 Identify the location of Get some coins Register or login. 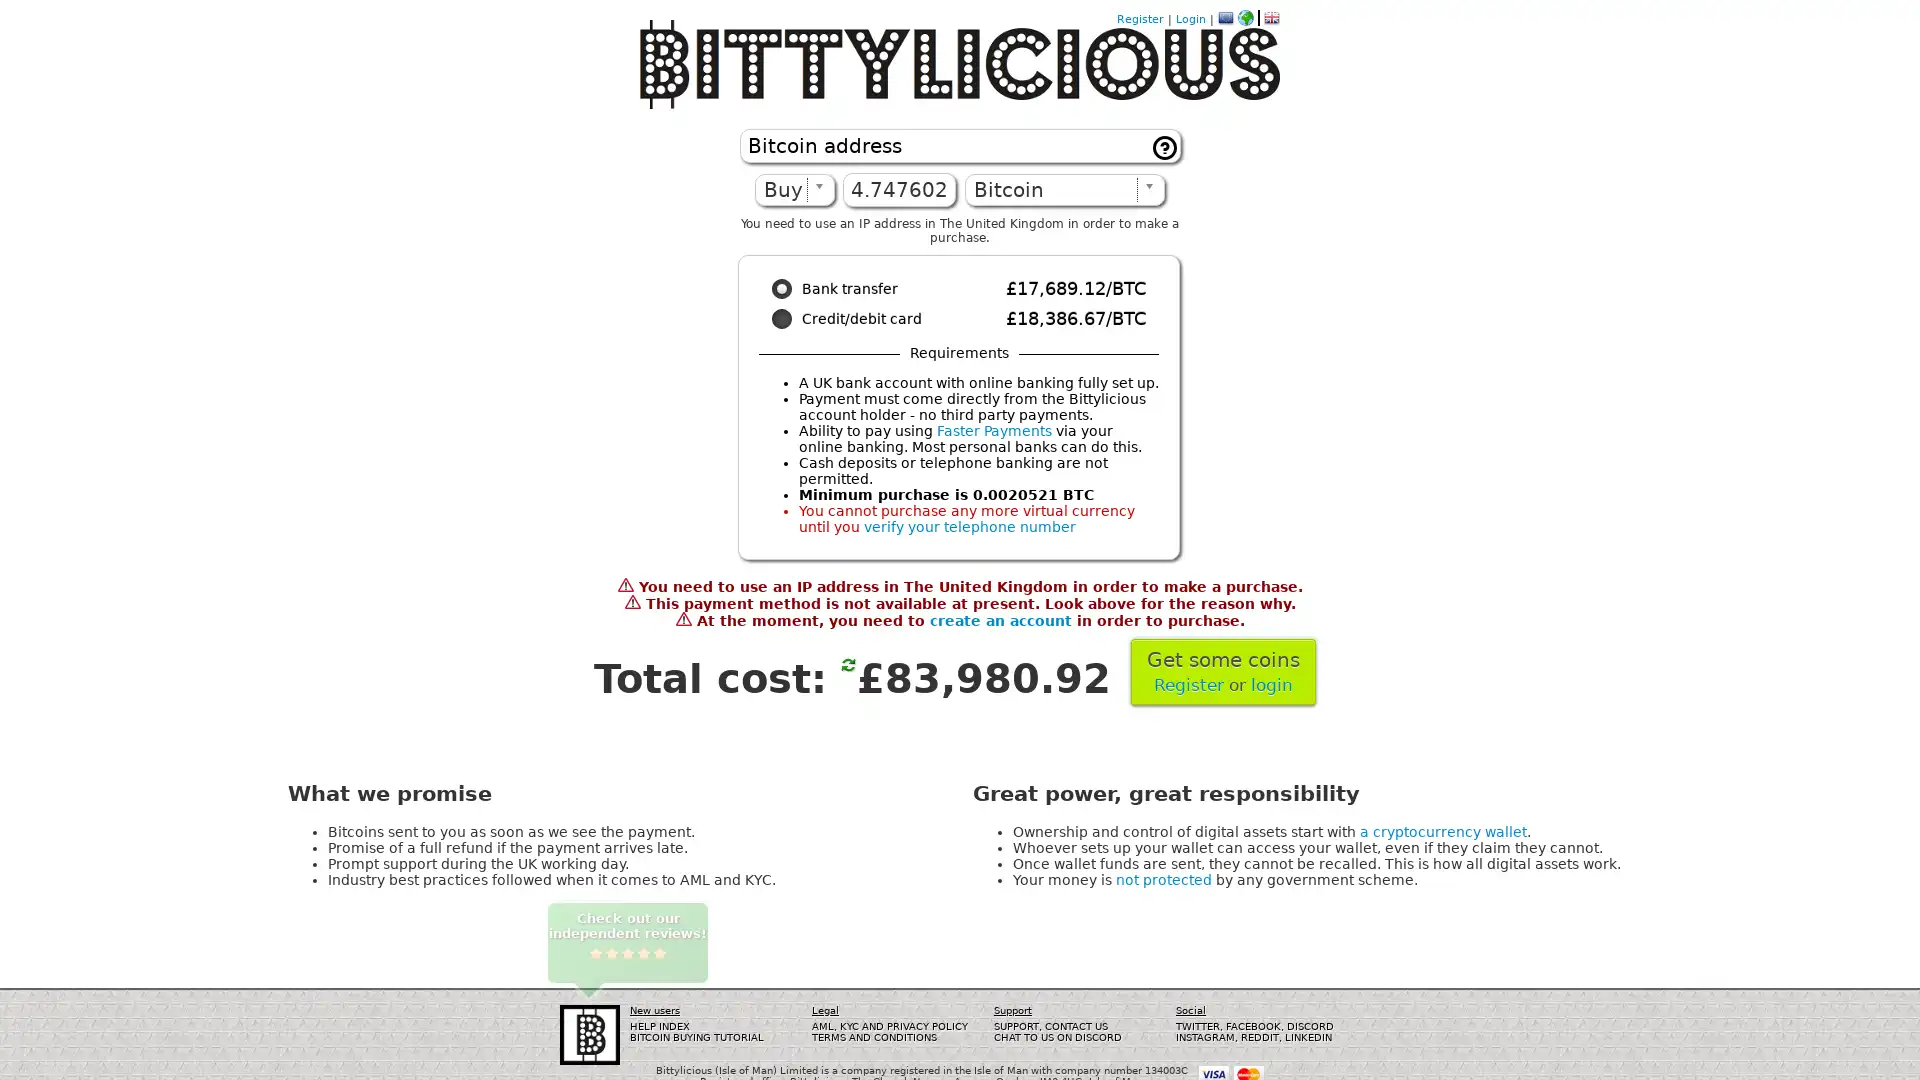
(1222, 671).